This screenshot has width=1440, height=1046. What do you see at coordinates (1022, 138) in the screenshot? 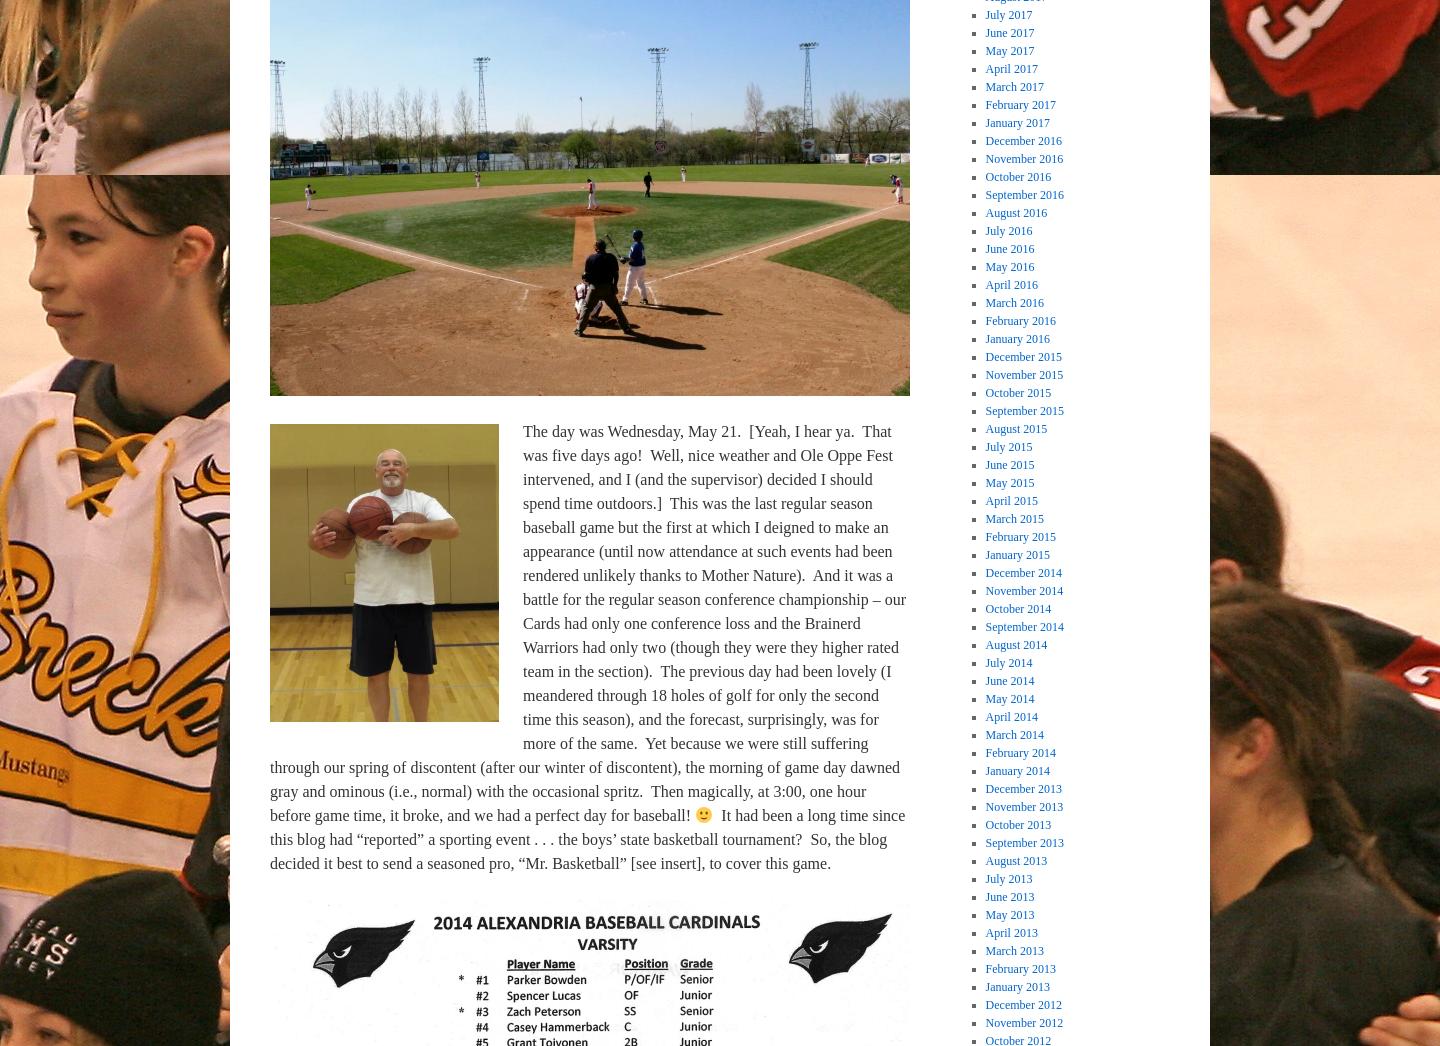
I see `'December 2016'` at bounding box center [1022, 138].